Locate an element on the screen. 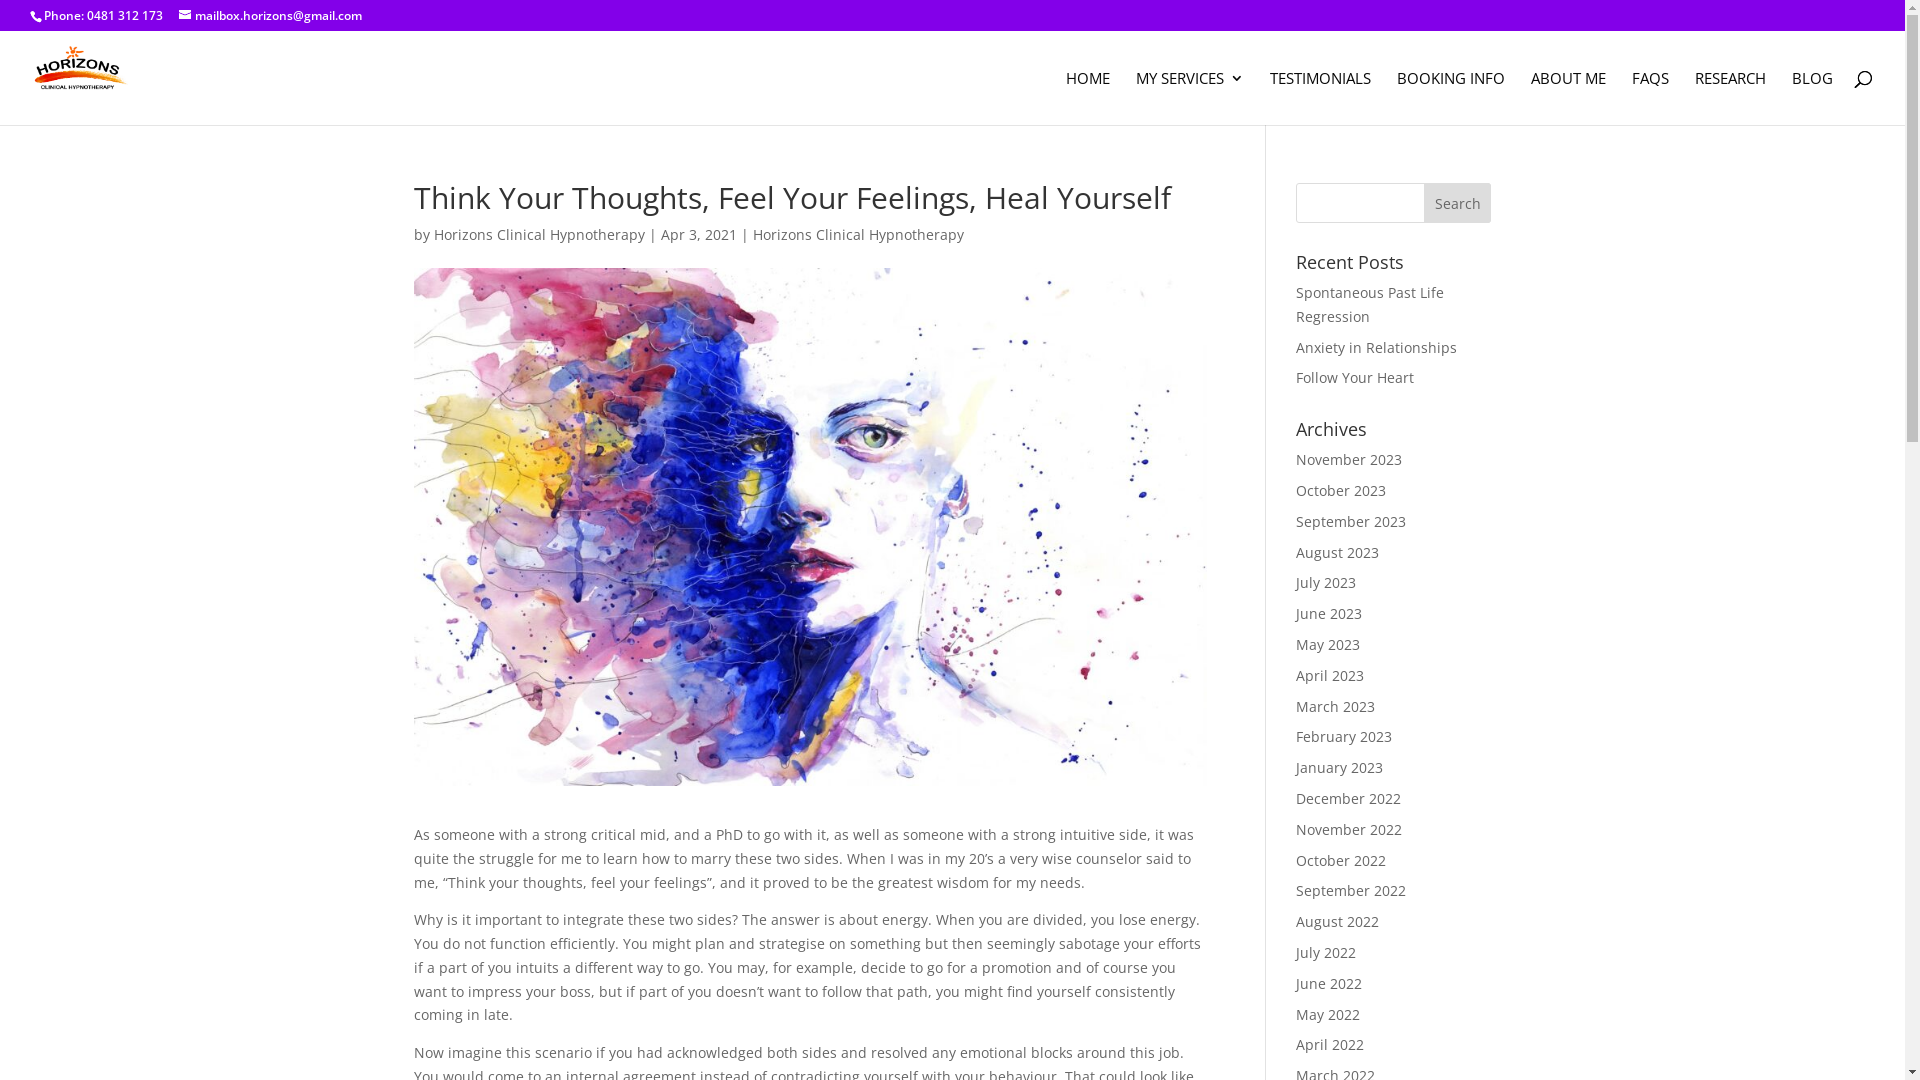  'November 2023' is located at coordinates (1348, 459).